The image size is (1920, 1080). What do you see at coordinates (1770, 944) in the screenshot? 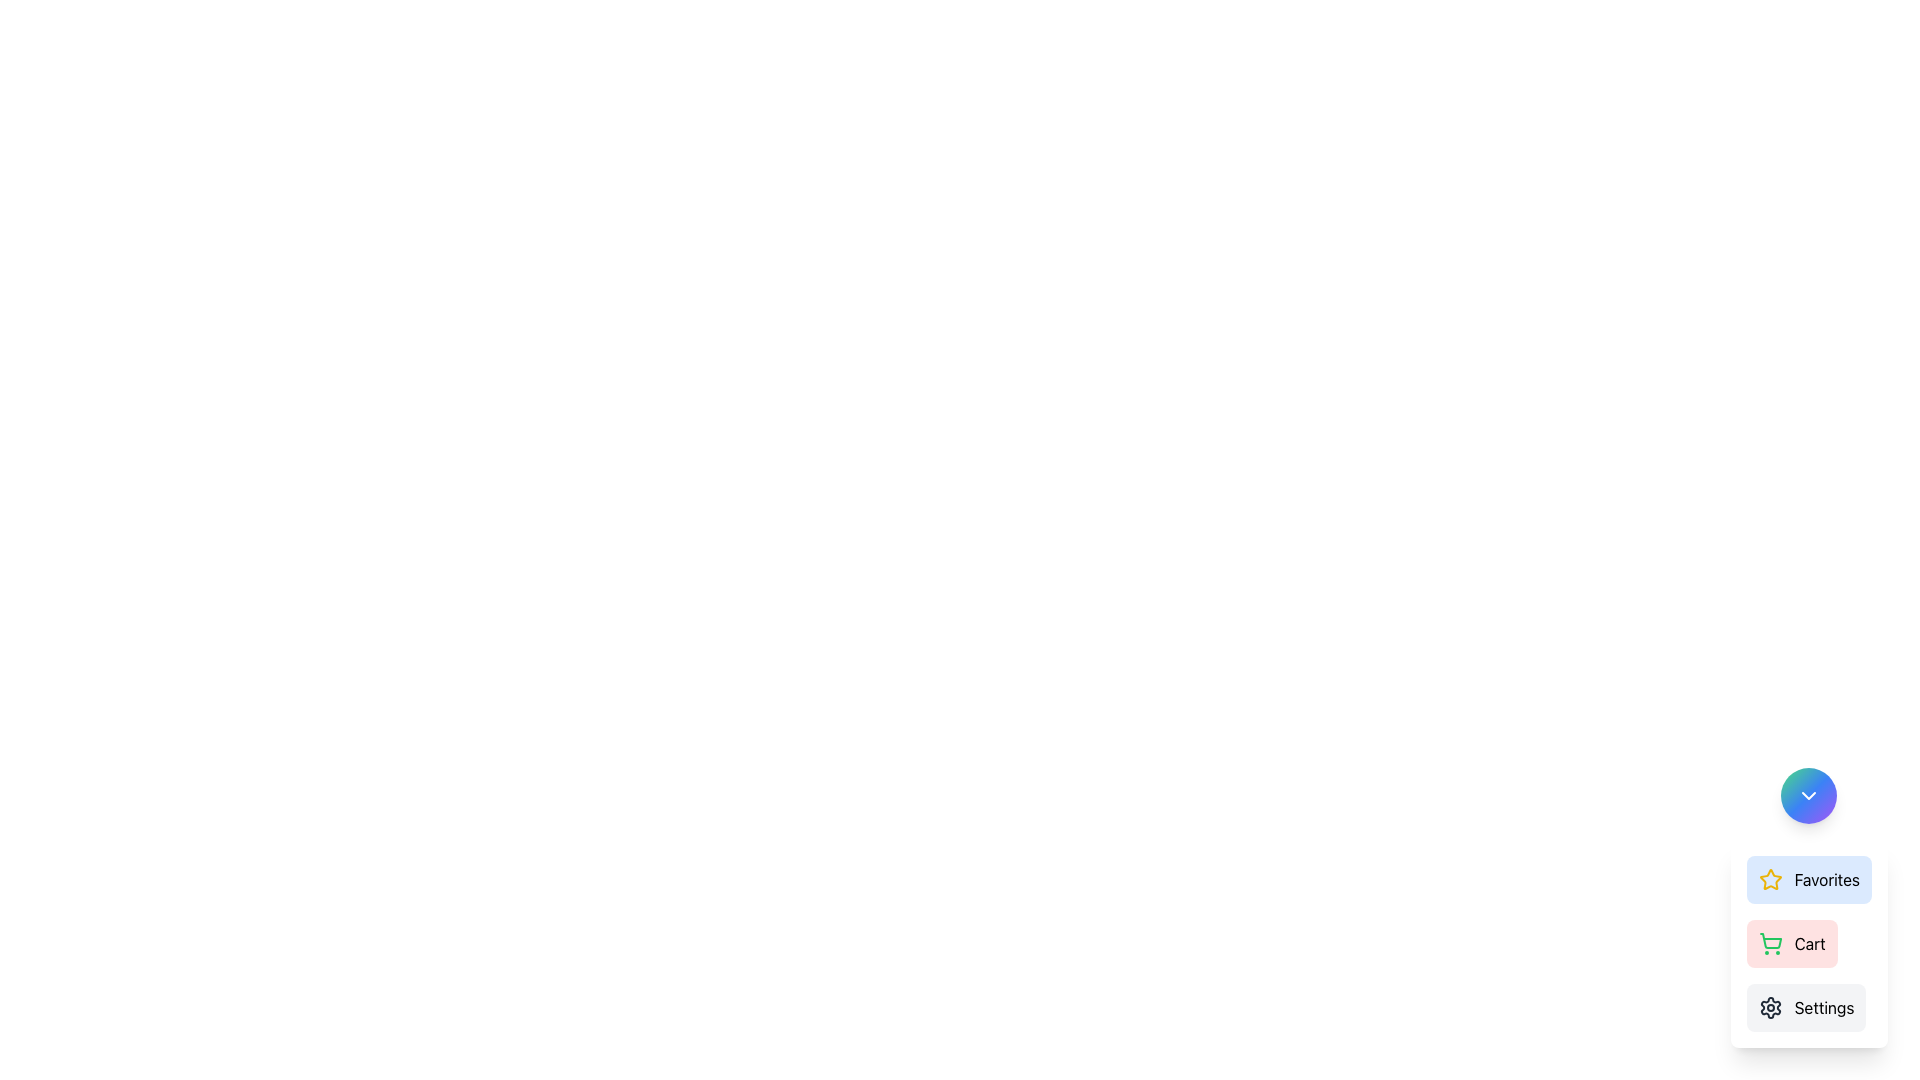
I see `the shopping cart icon located to the left of the 'Cart' label in the vertical dropdown menu` at bounding box center [1770, 944].